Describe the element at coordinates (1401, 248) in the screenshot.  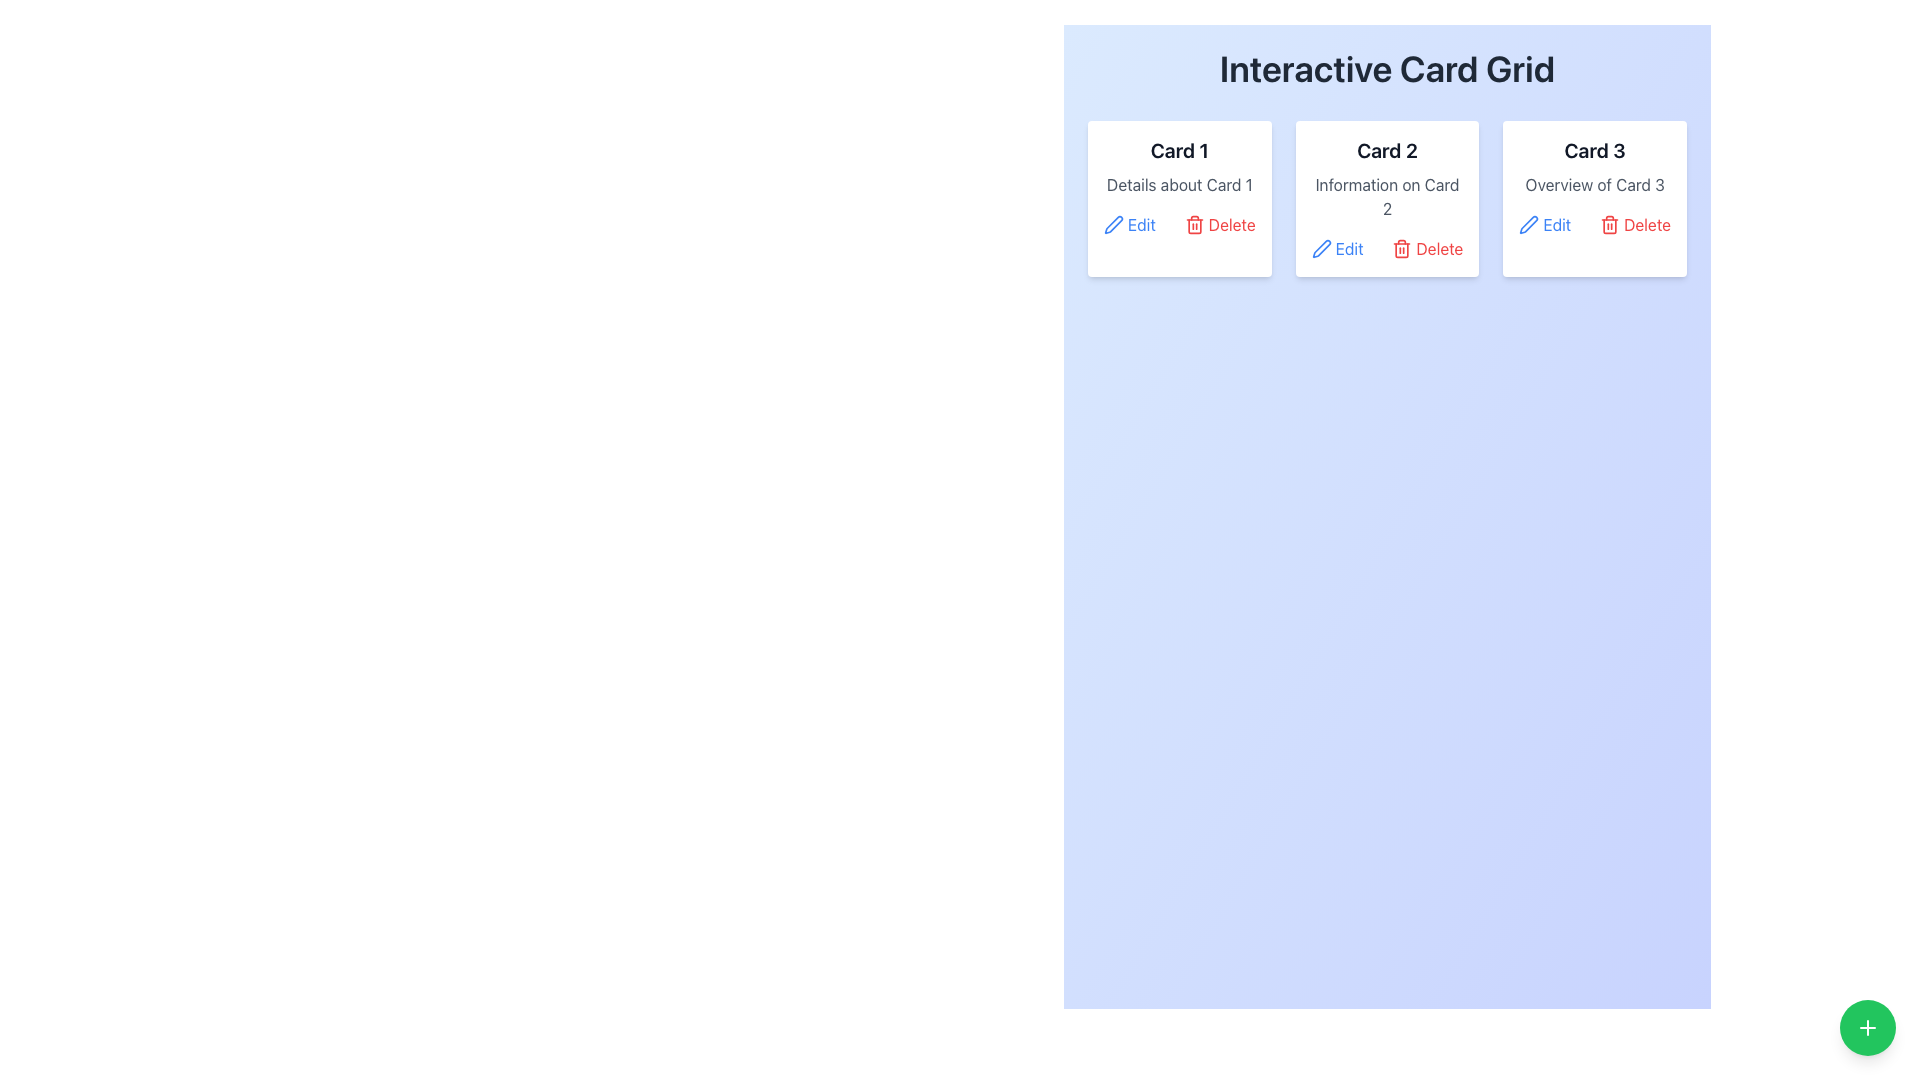
I see `the 'Delete' icon located to the right of the 'Edit' icon and immediately to the left of the red-colored text 'Delete' in the 'Card 2' segment of the card grid display` at that location.